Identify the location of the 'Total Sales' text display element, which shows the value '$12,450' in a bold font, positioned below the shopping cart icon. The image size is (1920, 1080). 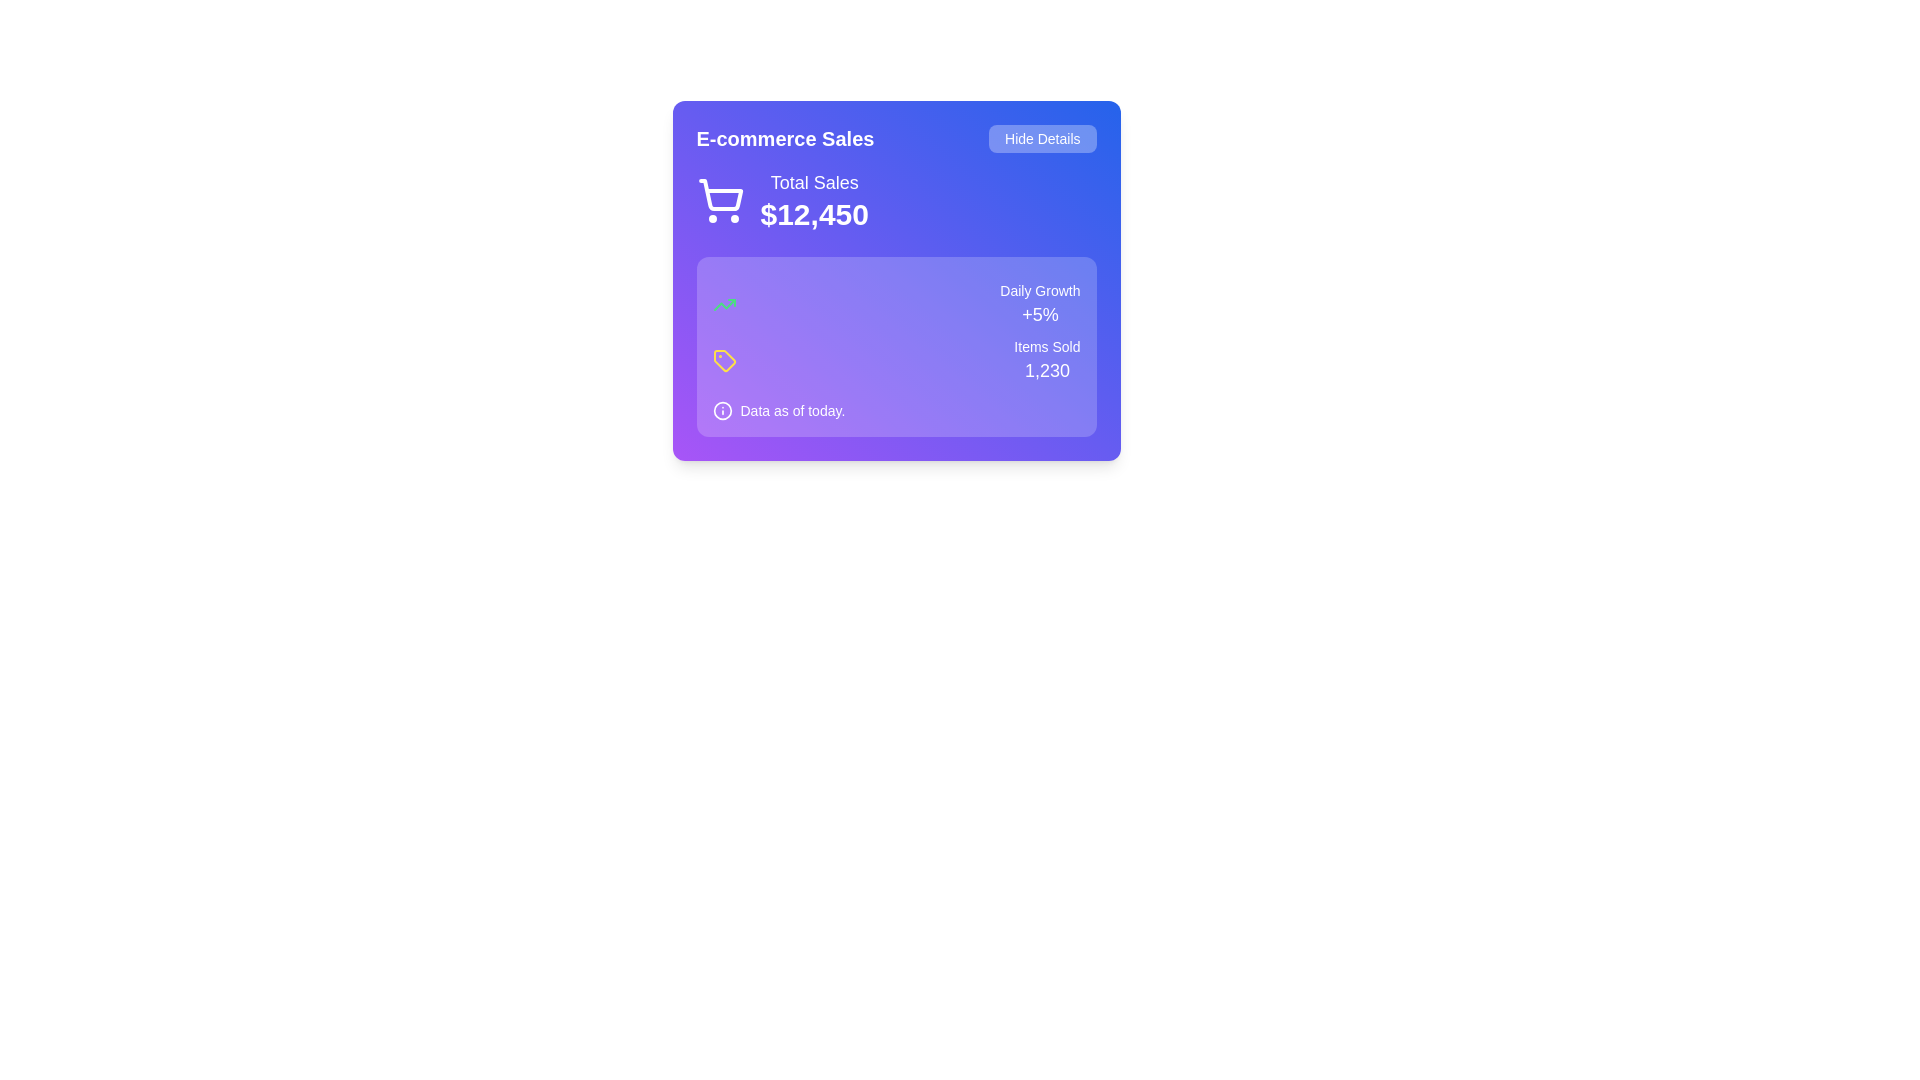
(814, 200).